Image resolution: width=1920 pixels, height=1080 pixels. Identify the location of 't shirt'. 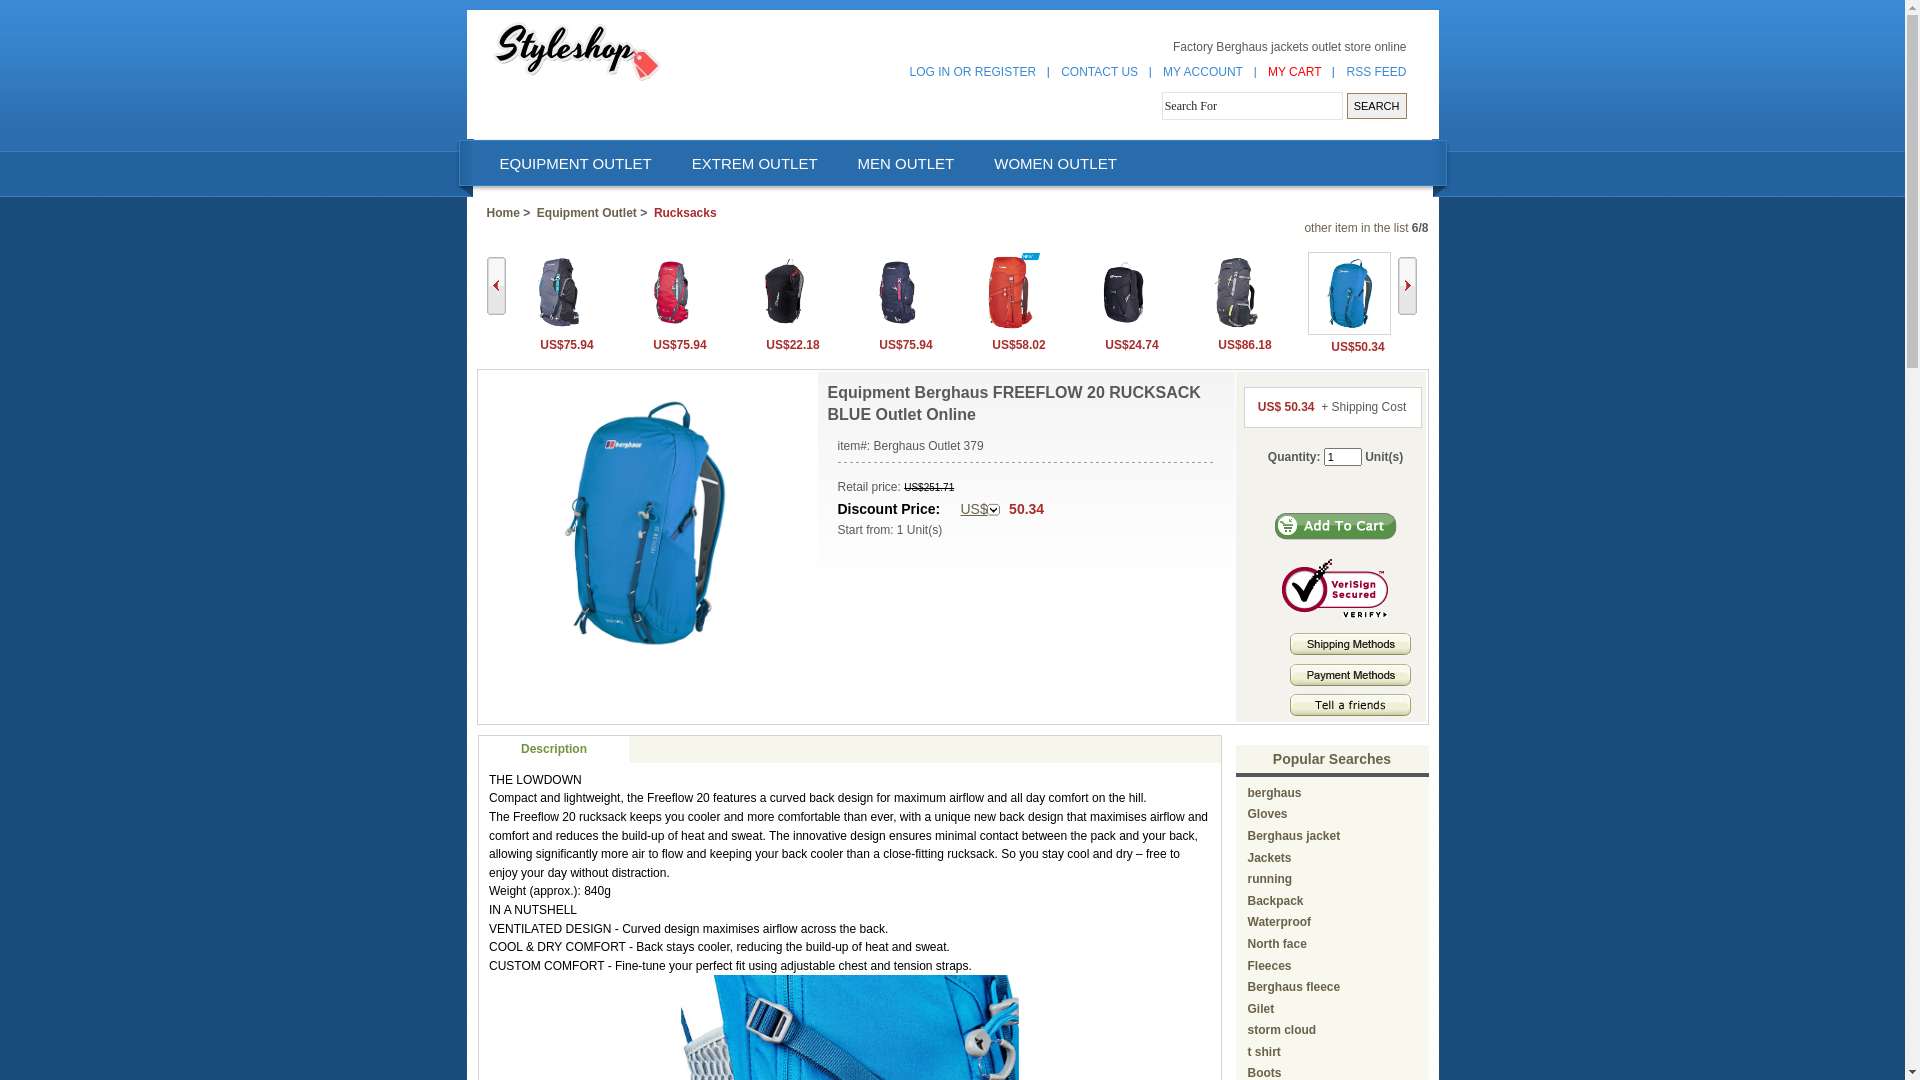
(1263, 1051).